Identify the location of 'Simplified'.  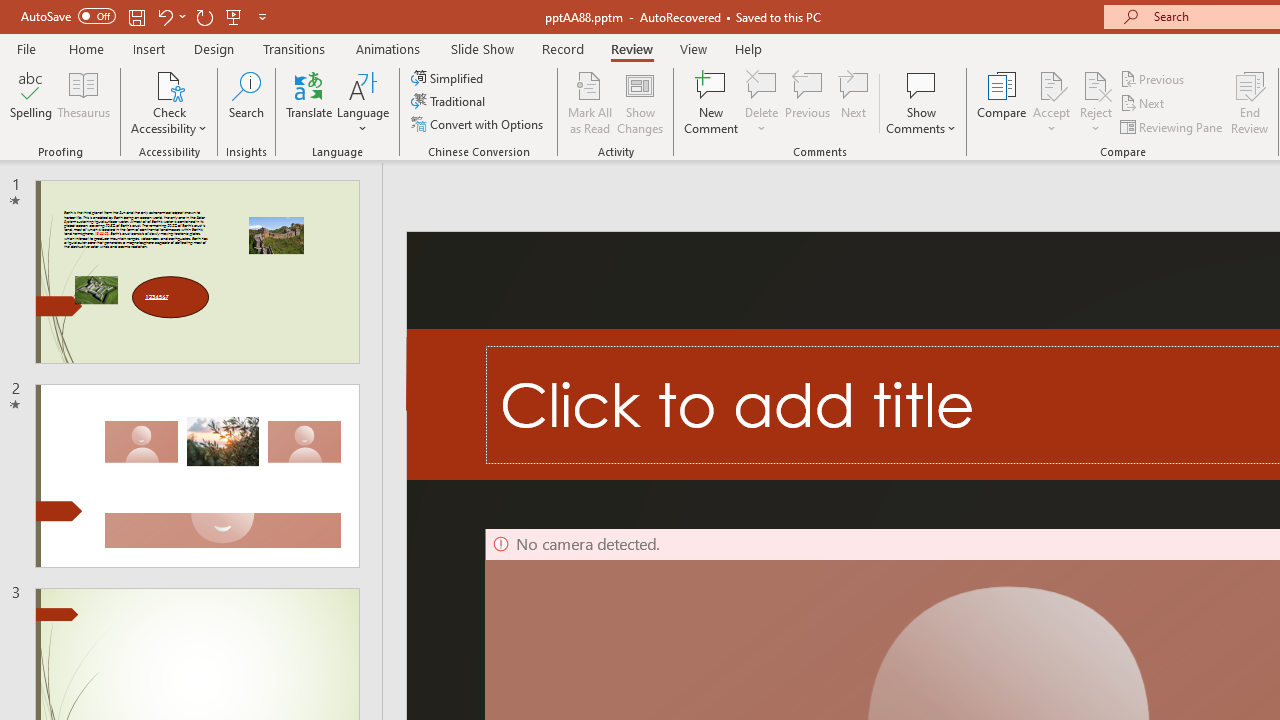
(448, 77).